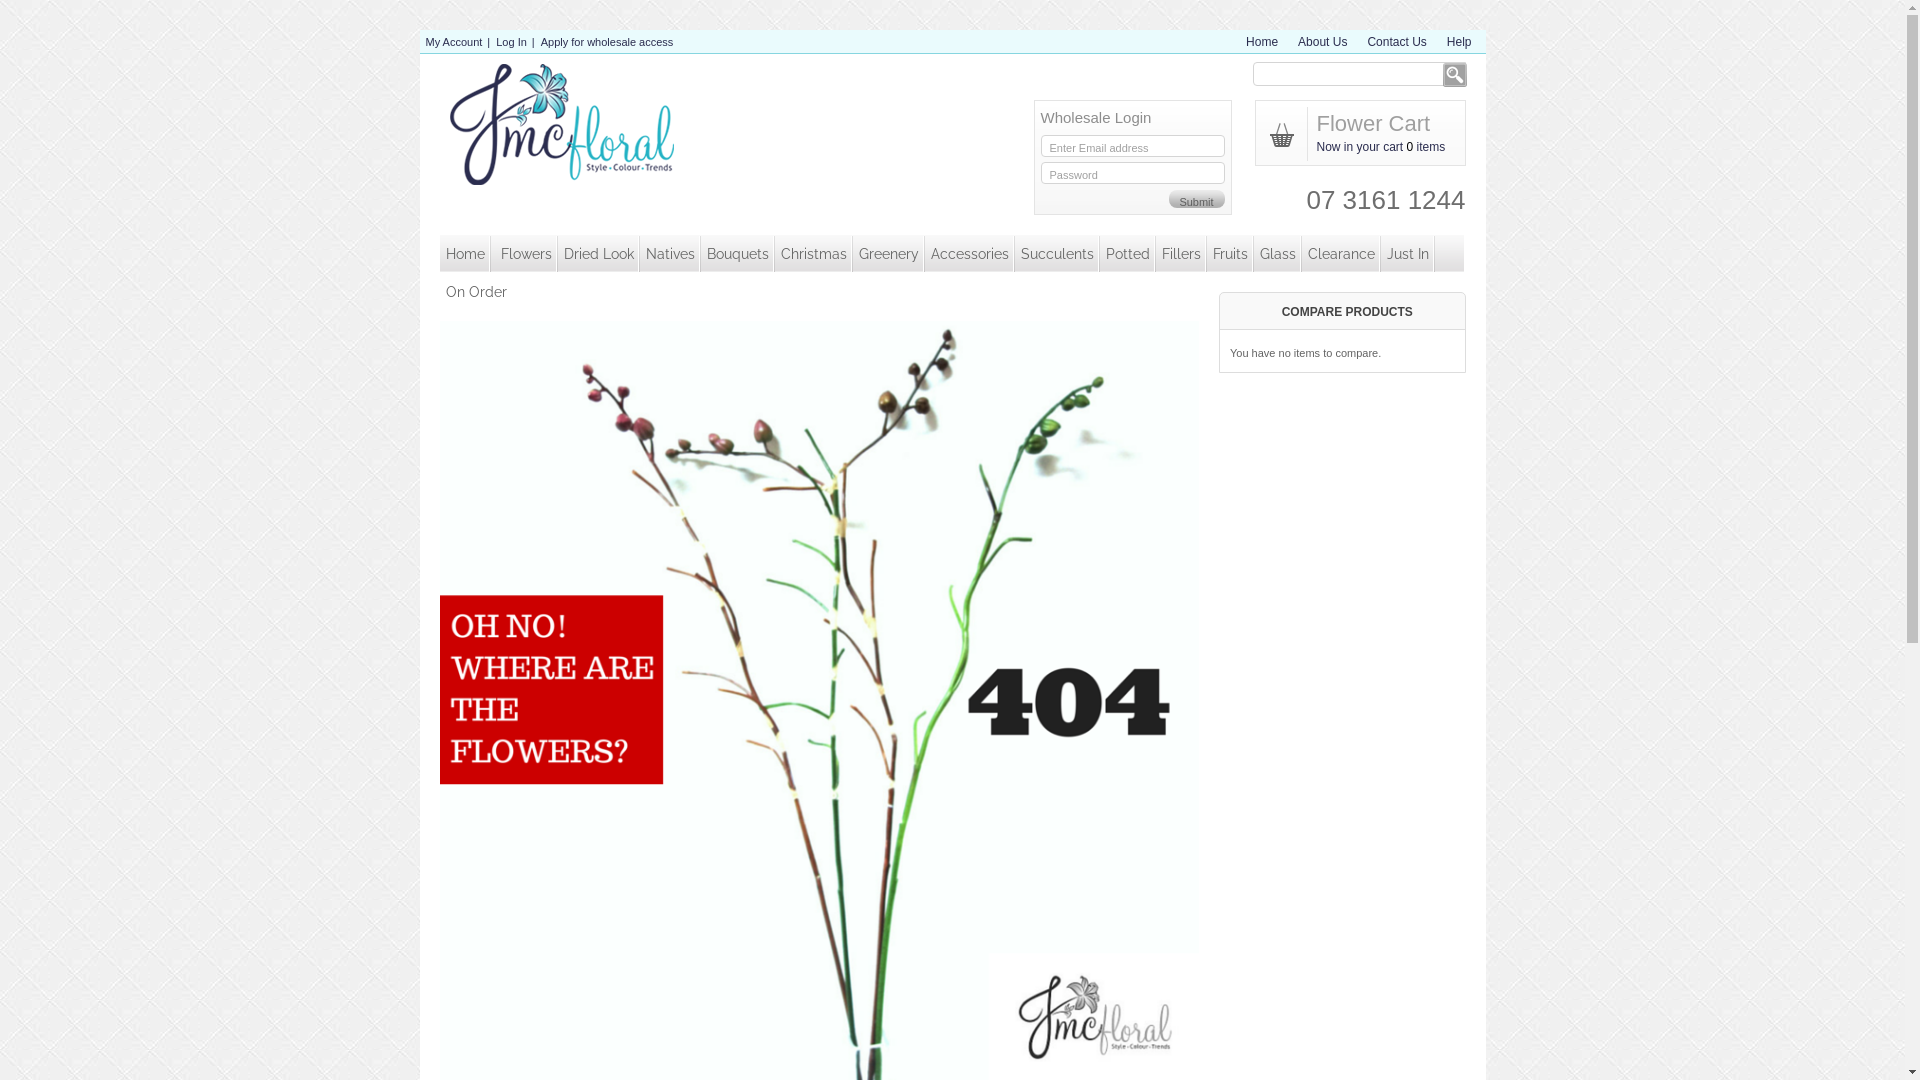  I want to click on 'Log In', so click(510, 42).